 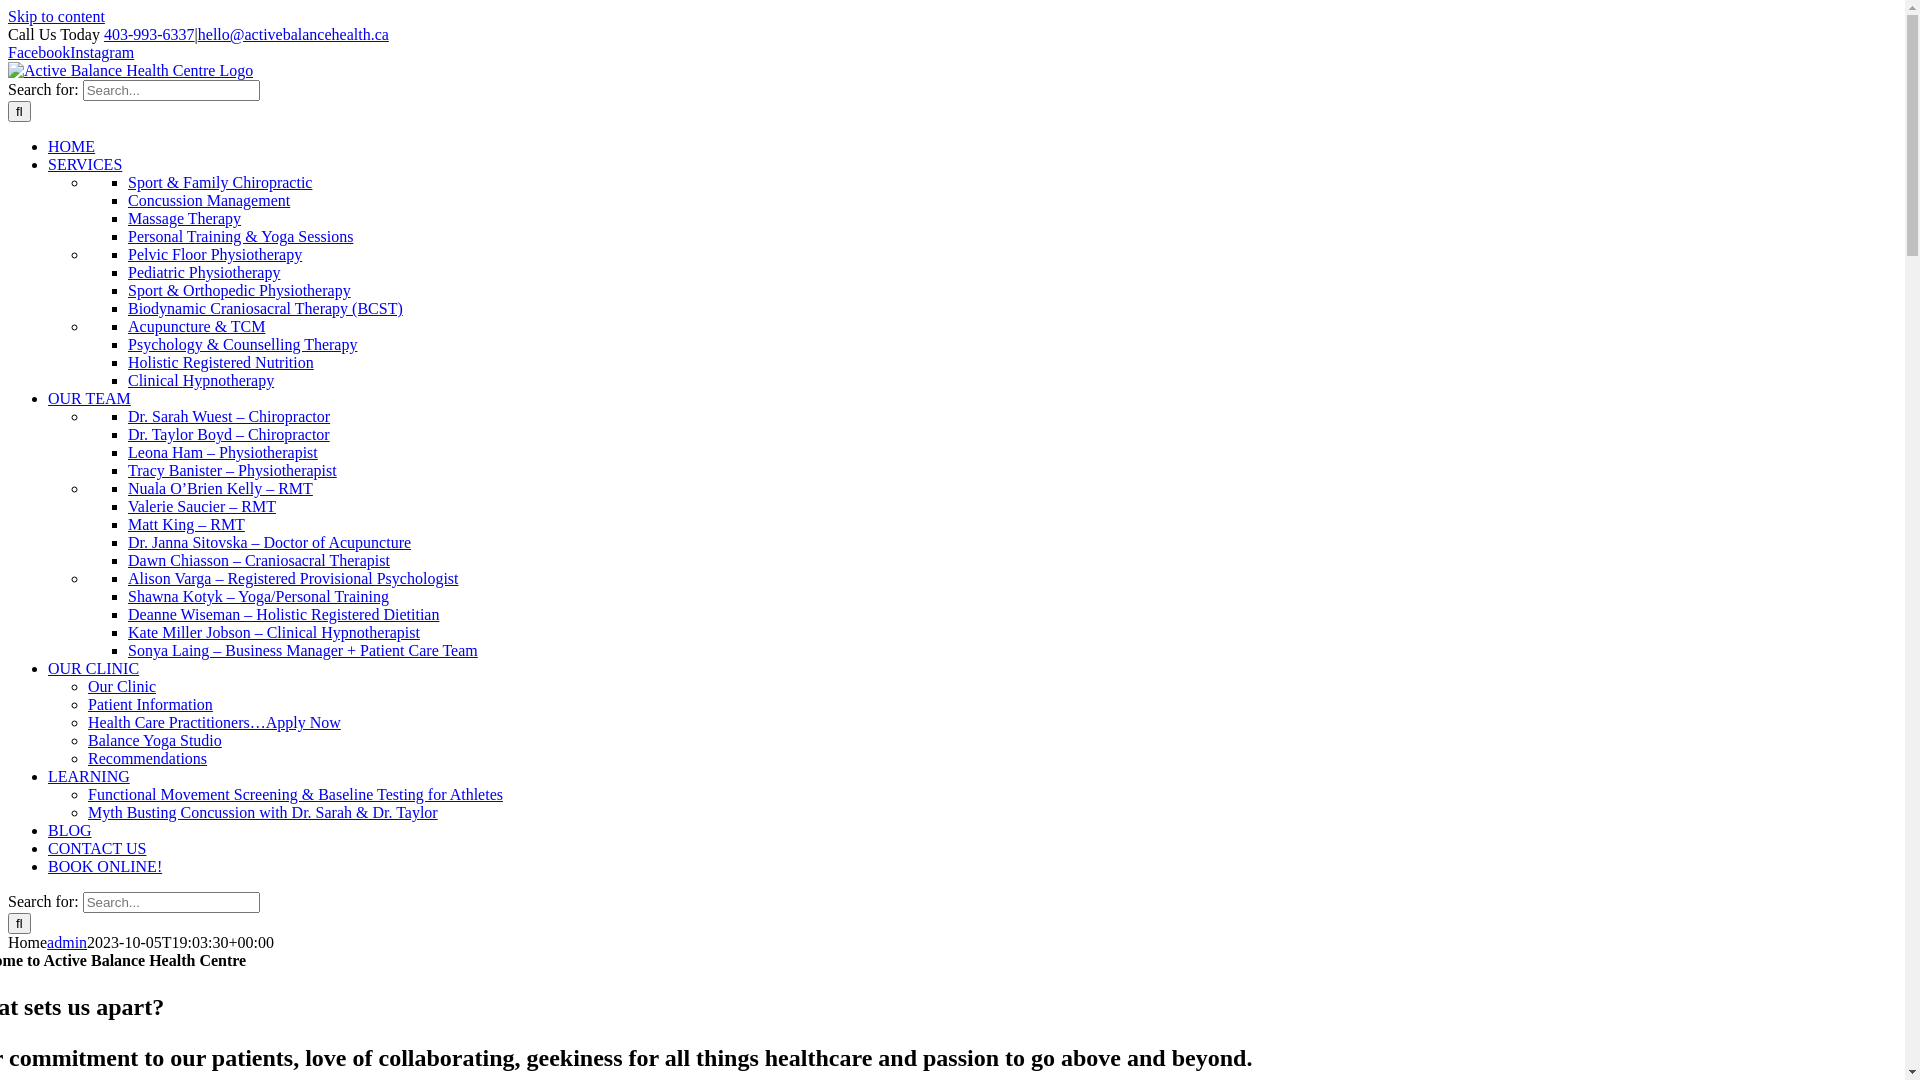 What do you see at coordinates (204, 272) in the screenshot?
I see `'Pediatric Physiotherapy'` at bounding box center [204, 272].